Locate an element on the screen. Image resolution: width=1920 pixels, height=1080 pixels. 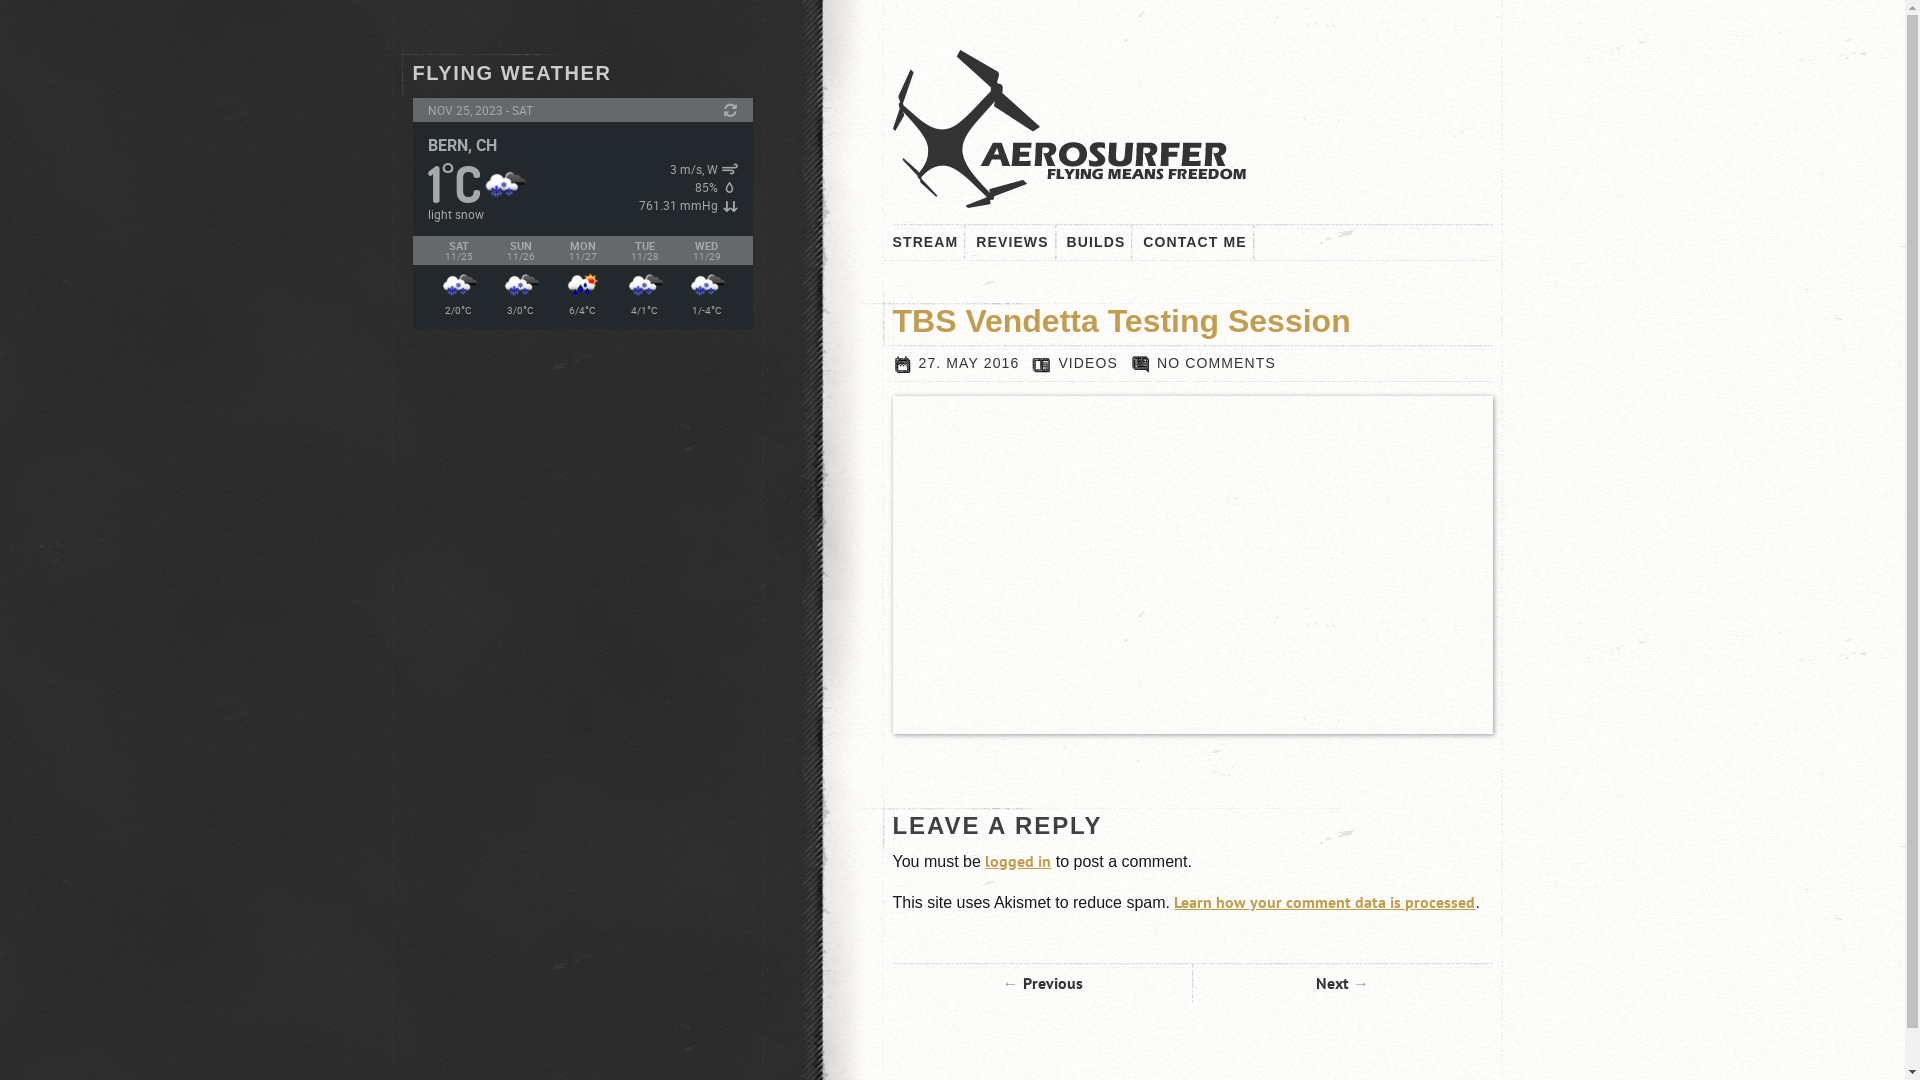
'light snow' is located at coordinates (503, 184).